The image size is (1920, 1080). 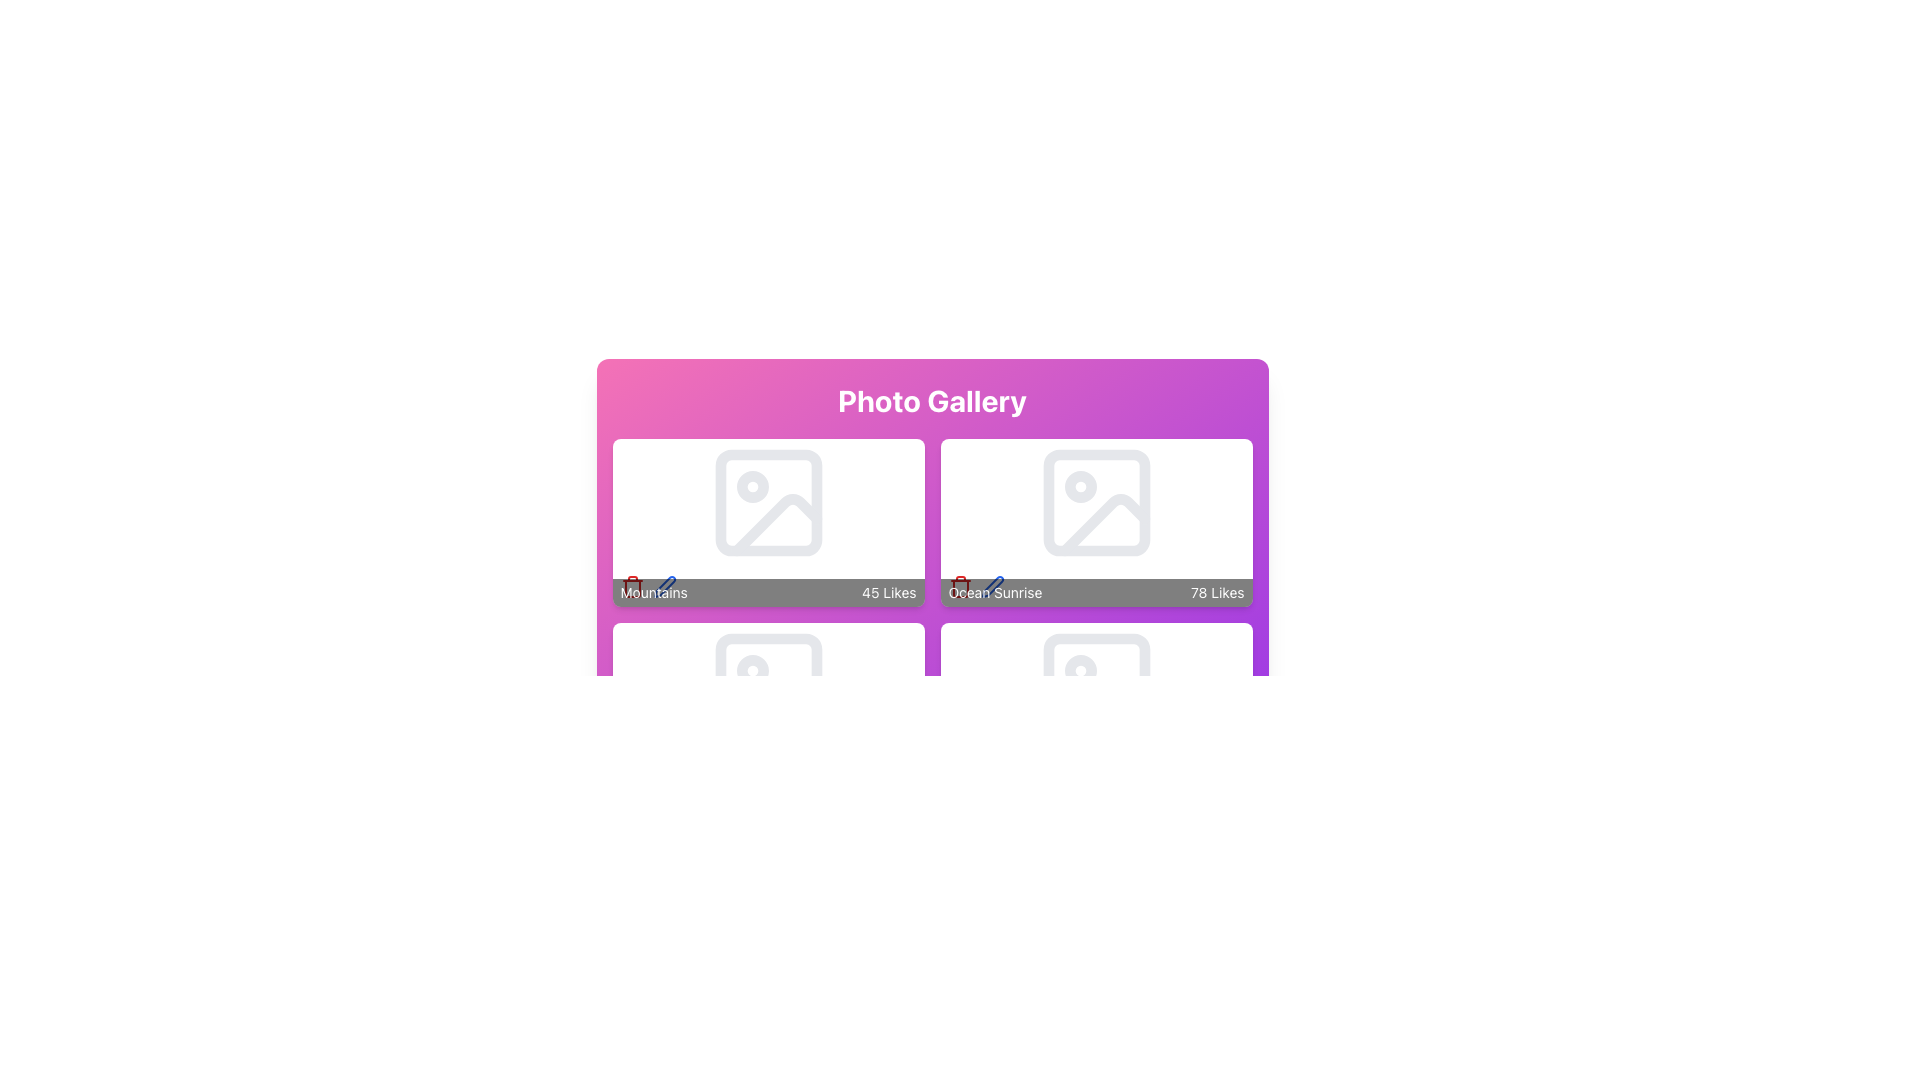 I want to click on the image placeholder icon located in the photo gallery interface, centered above the 'Ocean Sunrise' and '78 Likes' text in the card, so click(x=1095, y=501).